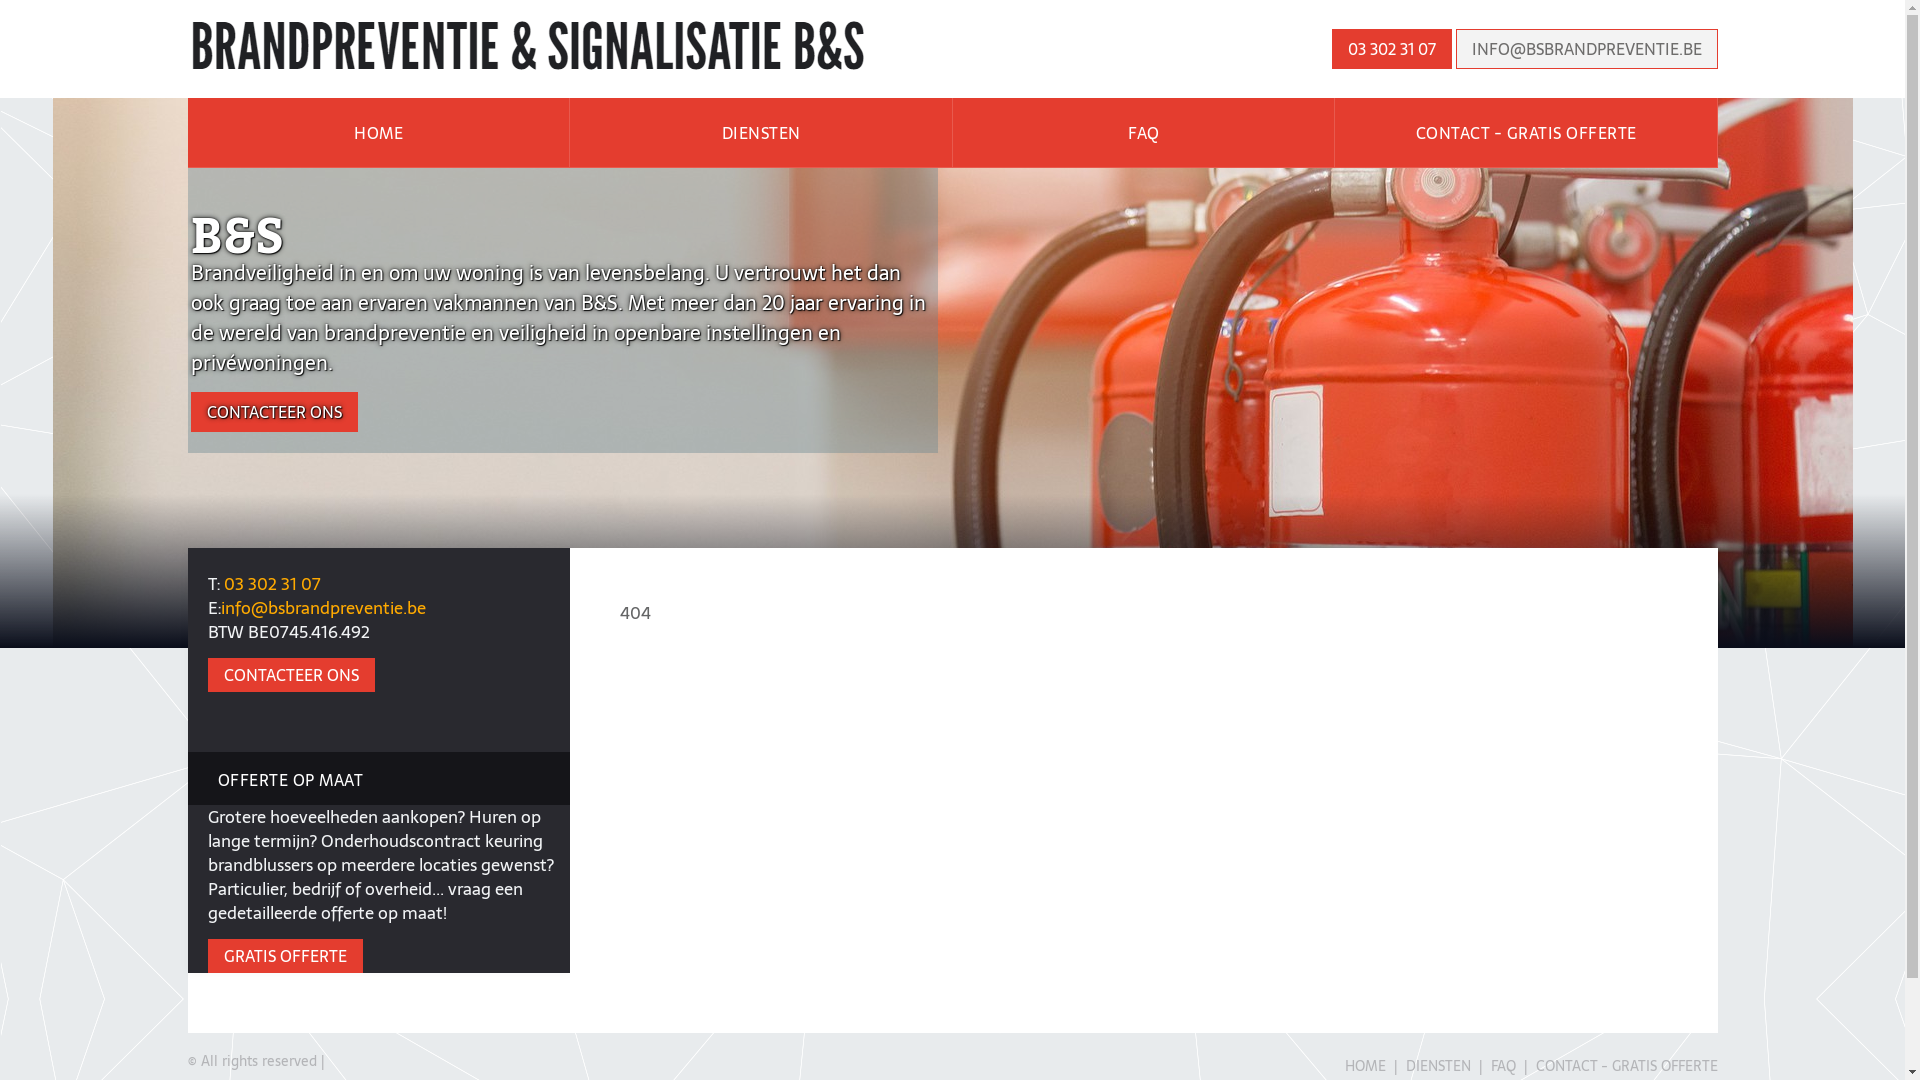 The width and height of the screenshot is (1920, 1080). Describe the element at coordinates (322, 607) in the screenshot. I see `'info@bsbrandpreventie.be'` at that location.